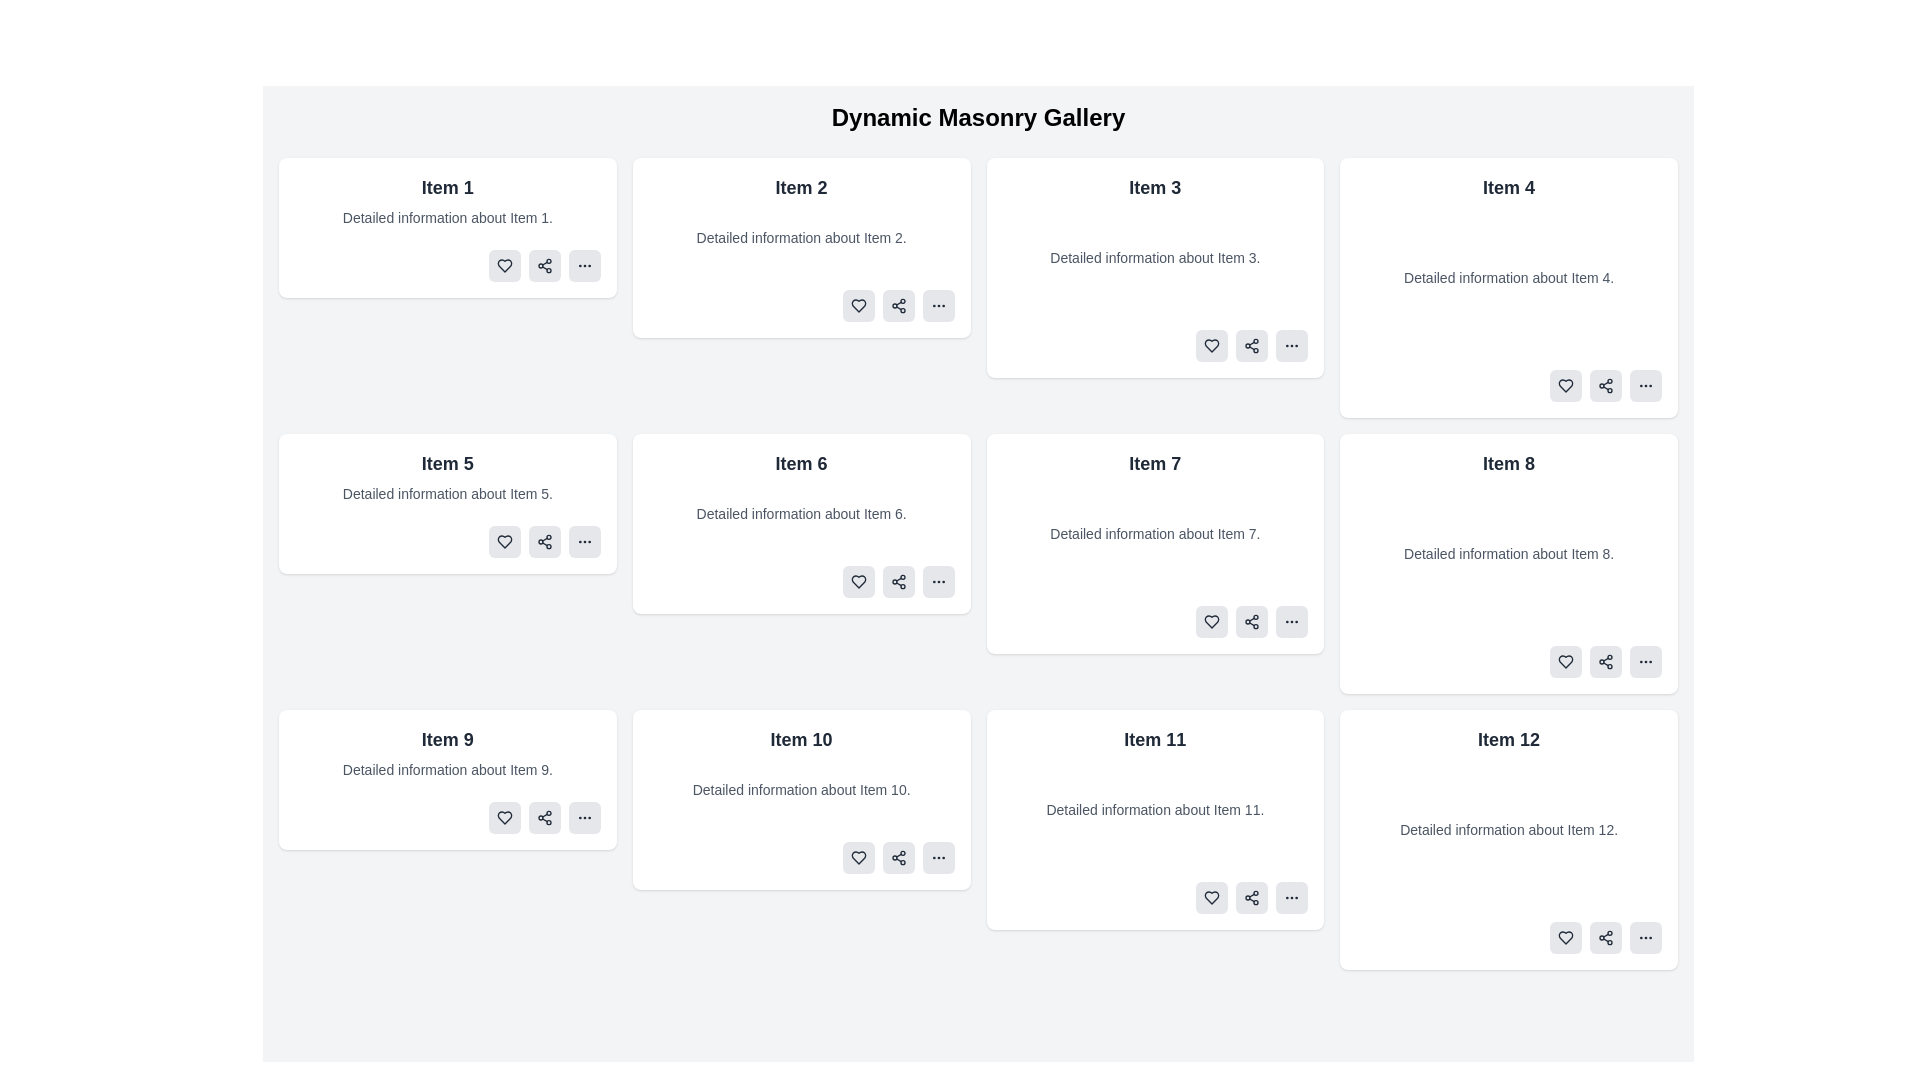  I want to click on the Text label that provides additional information for 'Item 12', located beneath the title 'Item 12' in the bottom-right corner of the grid layout, so click(1509, 829).